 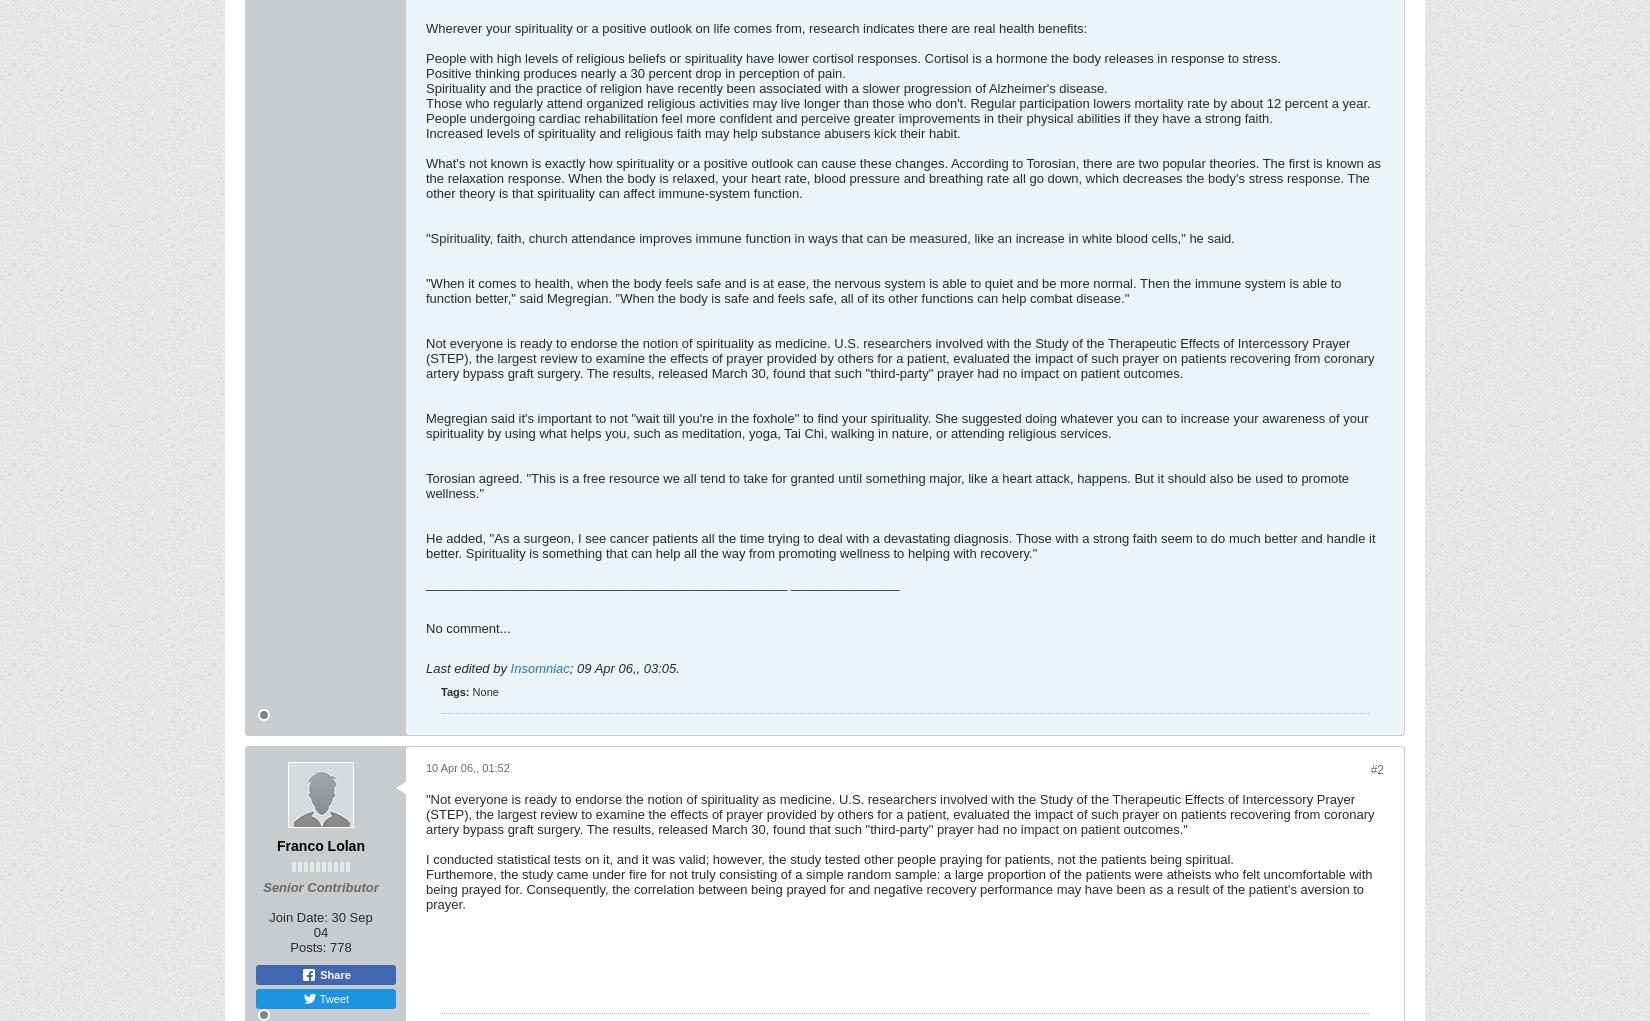 I want to click on '#2', so click(x=1375, y=769).